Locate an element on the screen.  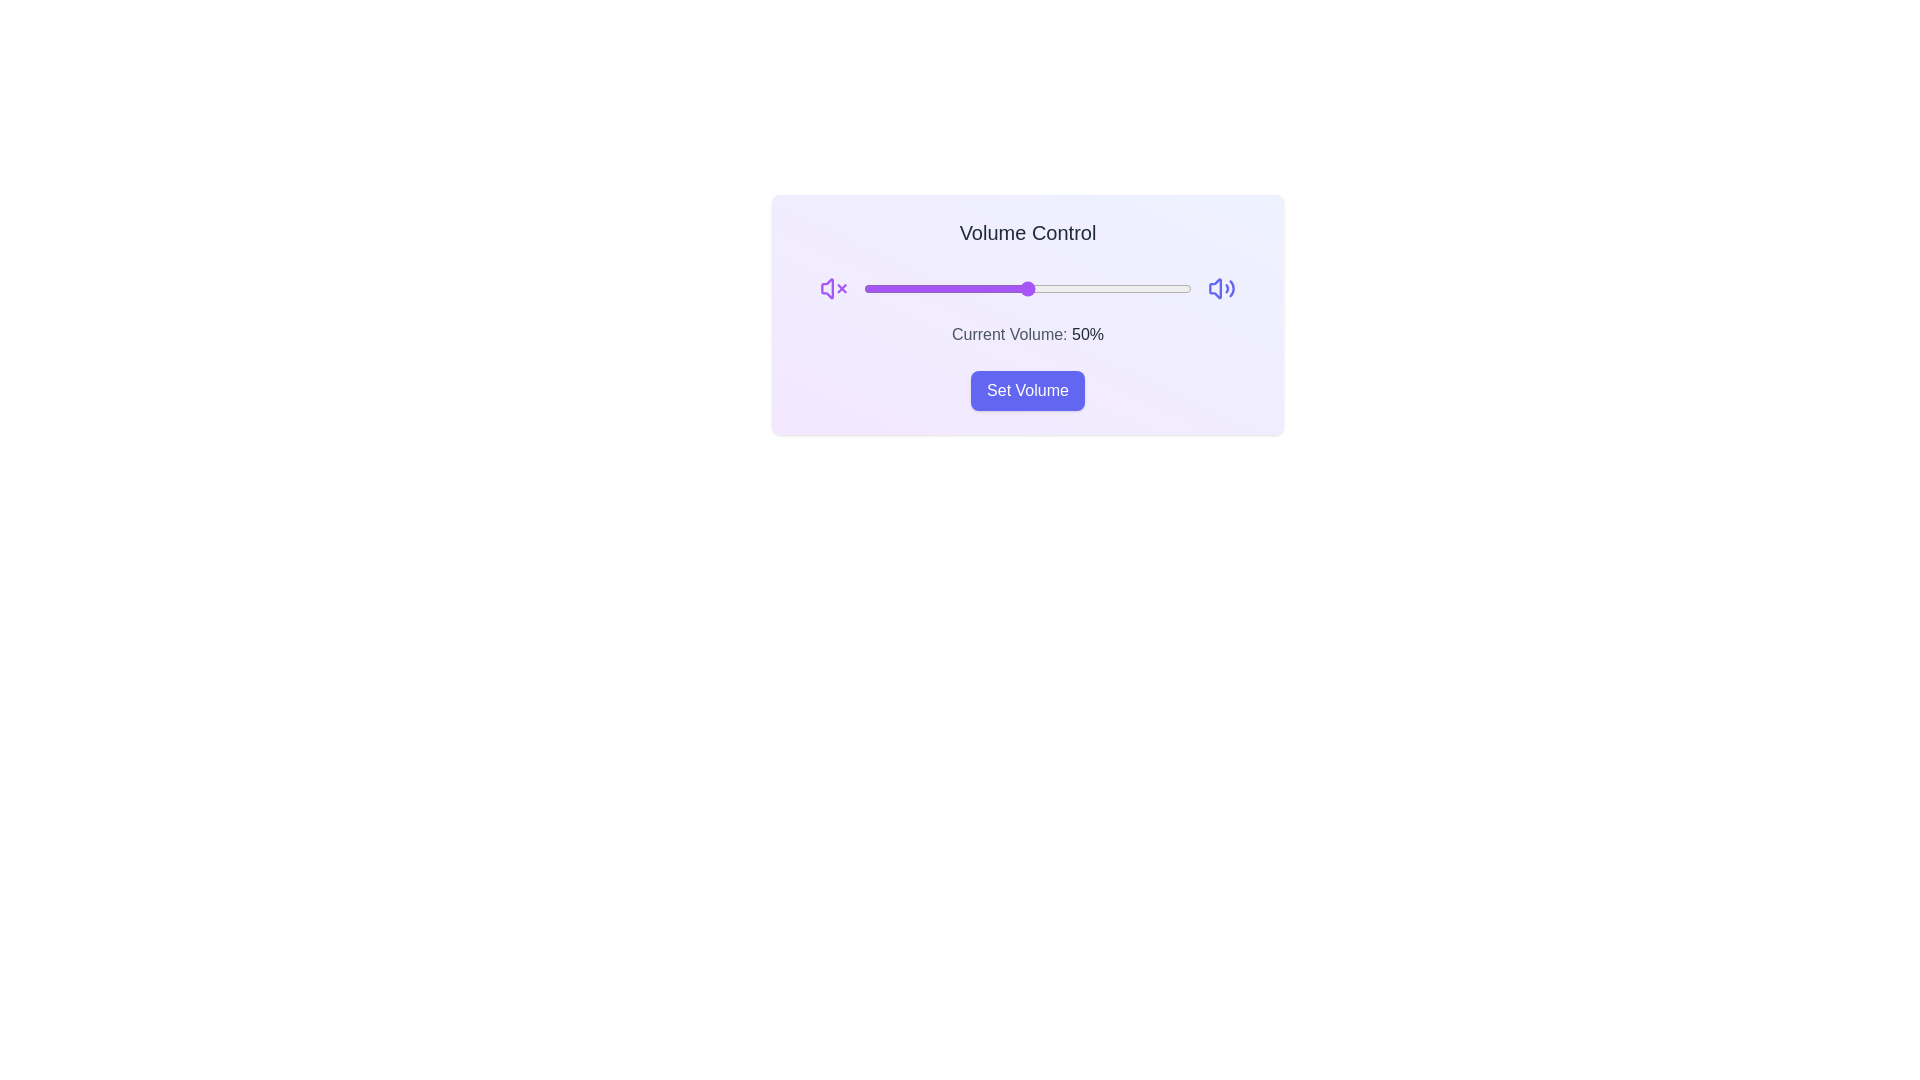
the volume slider to set the volume to 92% is located at coordinates (1164, 289).